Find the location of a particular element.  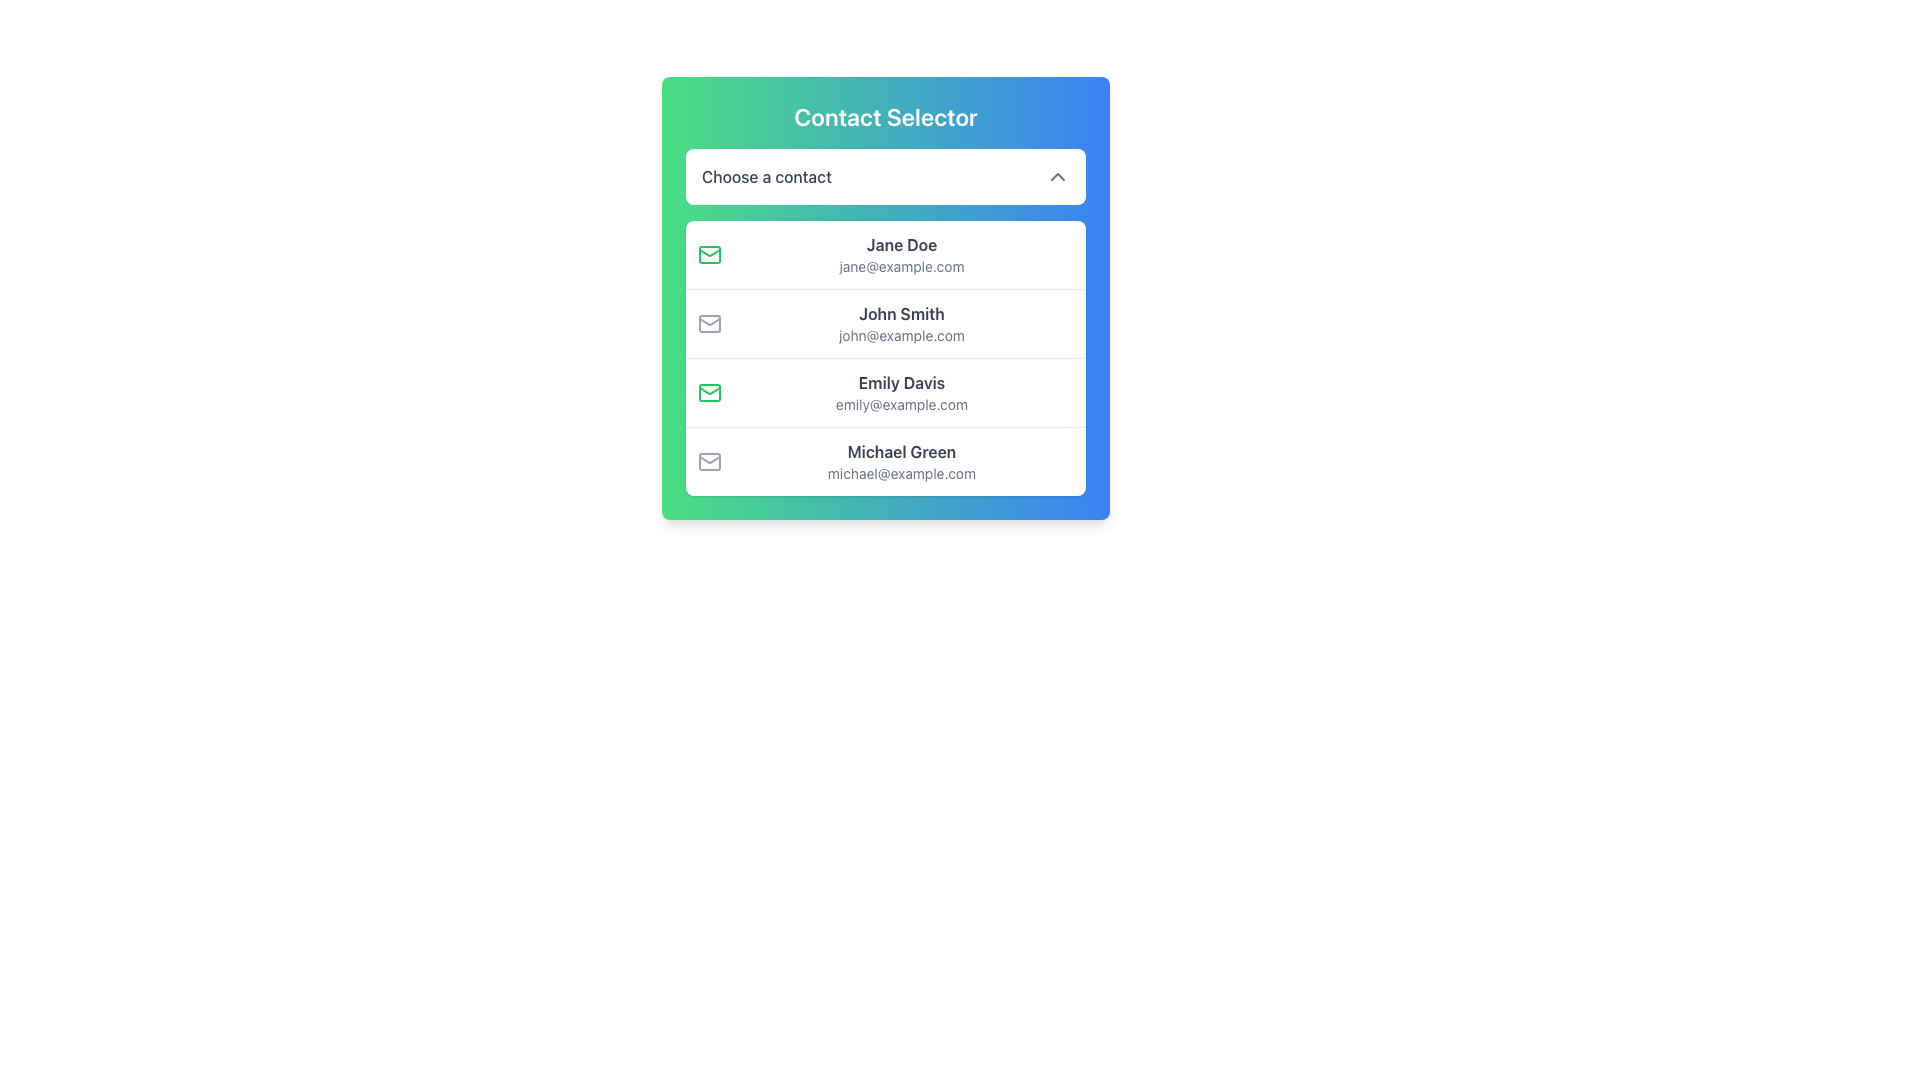

the chevron-down icon which is part of the 'Choose a contact' drop-down box, located on the far-right end of the selection bar is located at coordinates (1056, 176).